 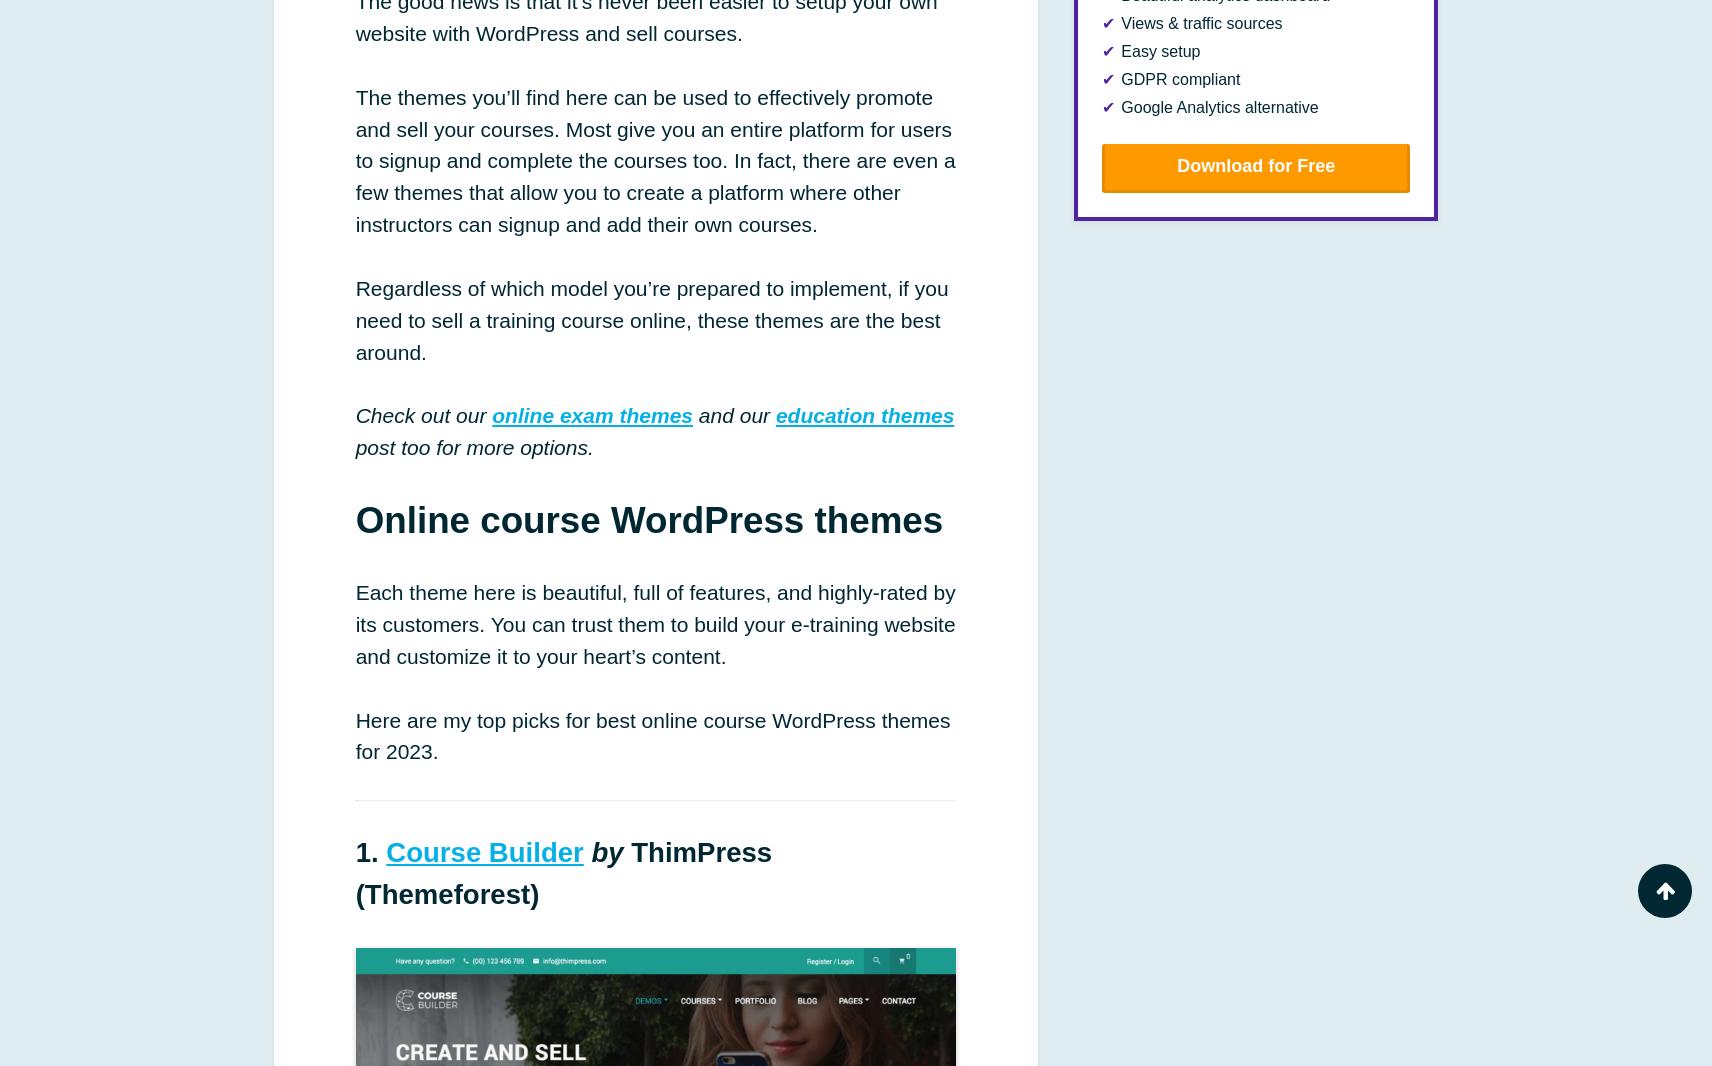 I want to click on 'The themes you’ll find here can be used to effectively promote and sell your courses. Most give you an entire platform for users to signup and complete the courses too. In fact, there are even a few themes that allow you to create a platform where other instructors can signup and add their own courses.', so click(x=655, y=159).